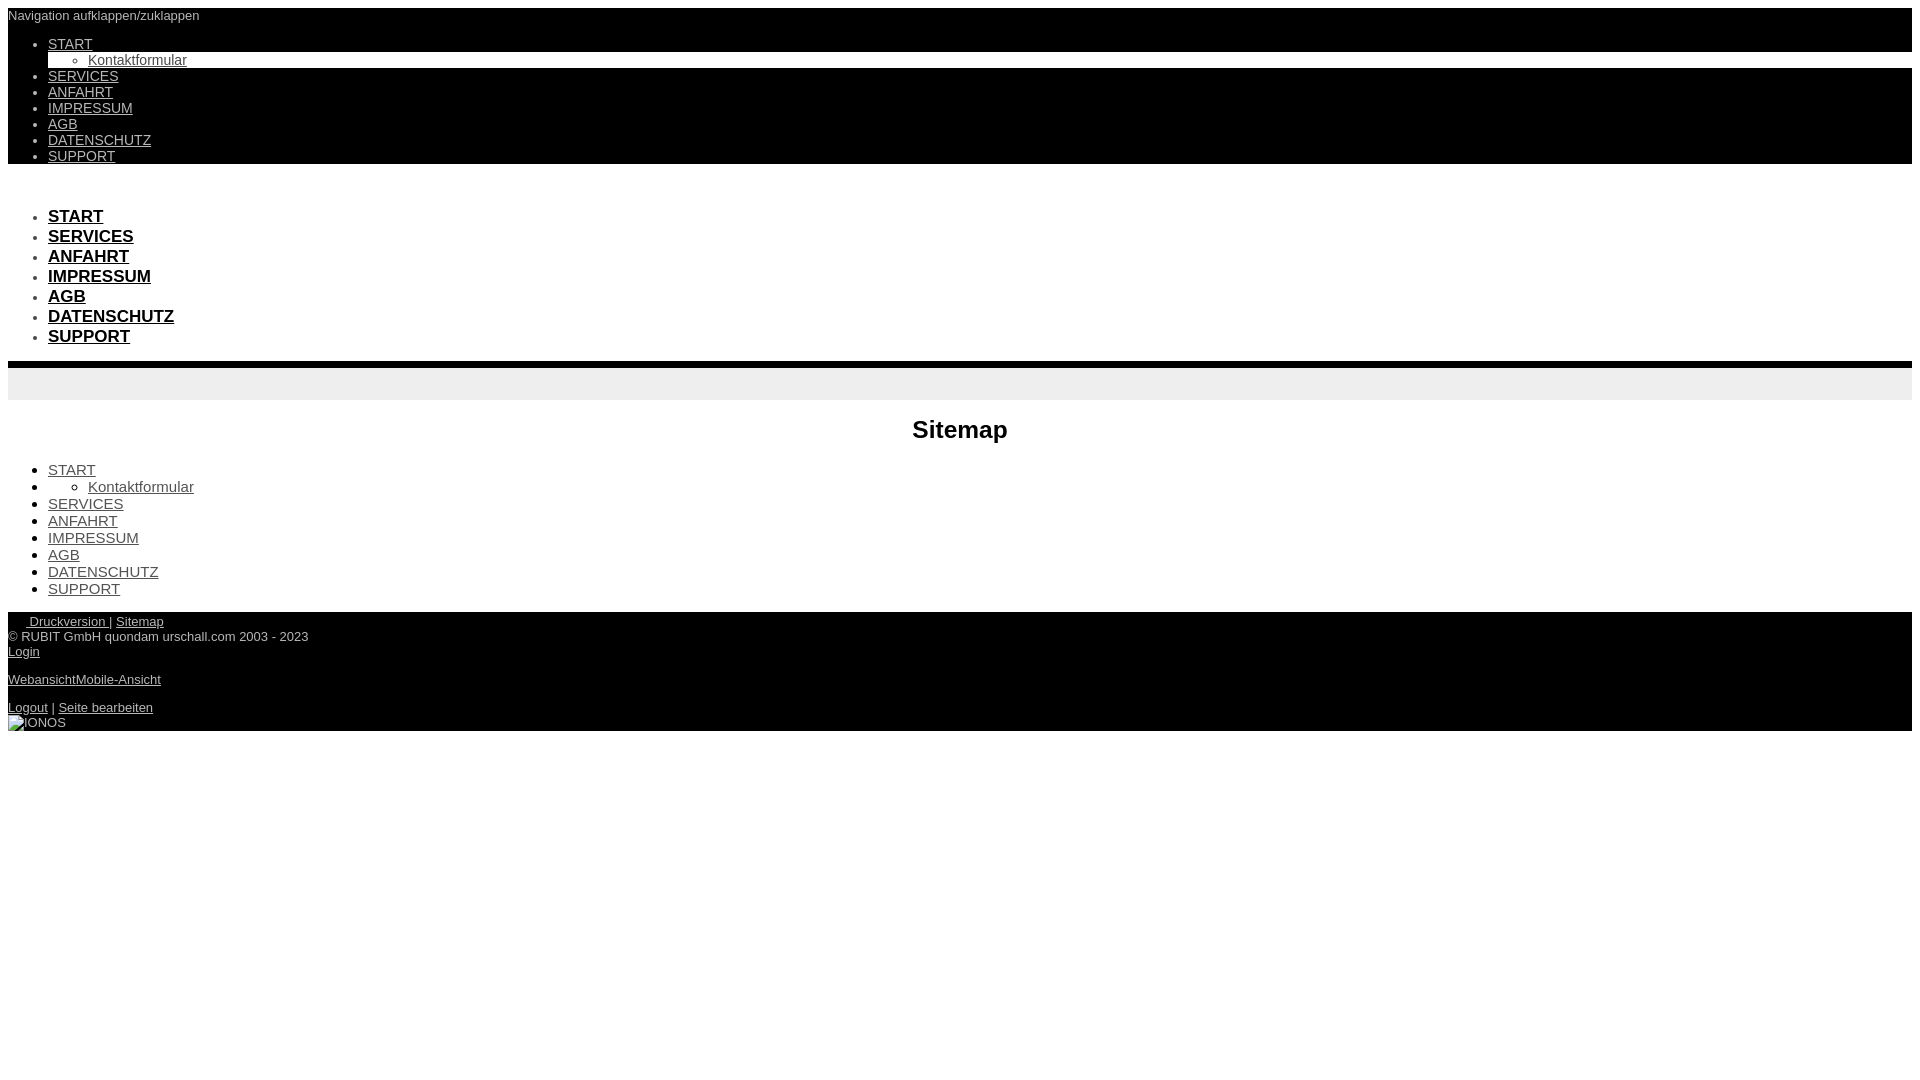 The width and height of the screenshot is (1920, 1080). Describe the element at coordinates (70, 43) in the screenshot. I see `'START'` at that location.